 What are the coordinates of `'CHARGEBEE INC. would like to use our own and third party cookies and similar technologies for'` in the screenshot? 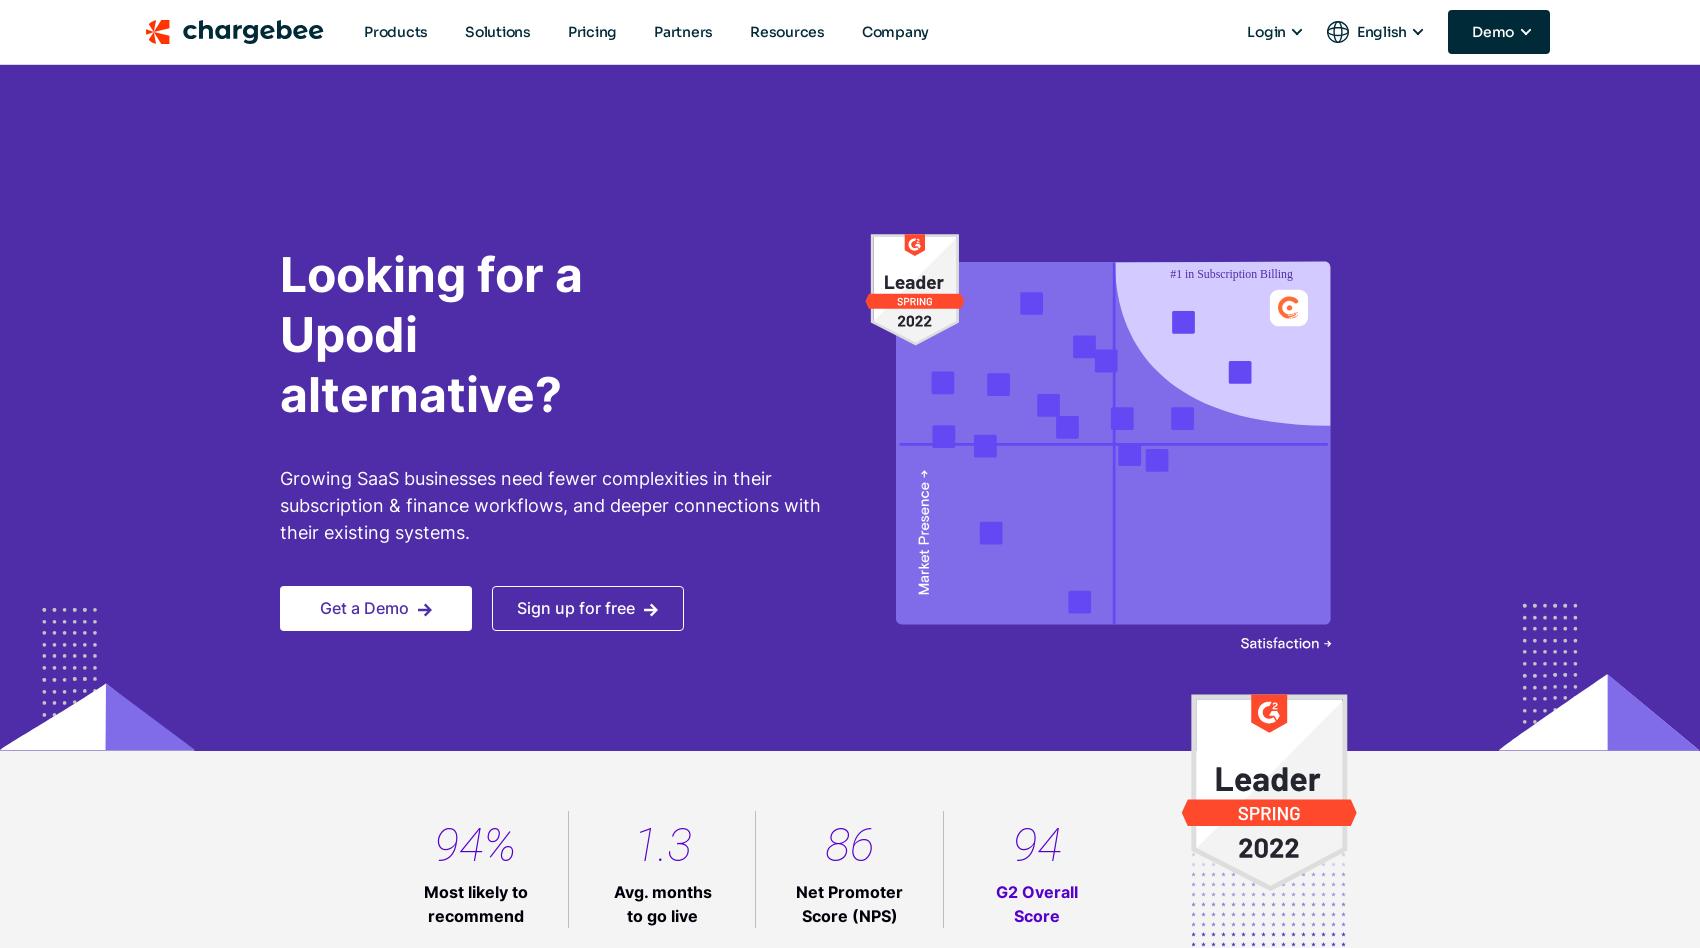 It's located at (839, 280).